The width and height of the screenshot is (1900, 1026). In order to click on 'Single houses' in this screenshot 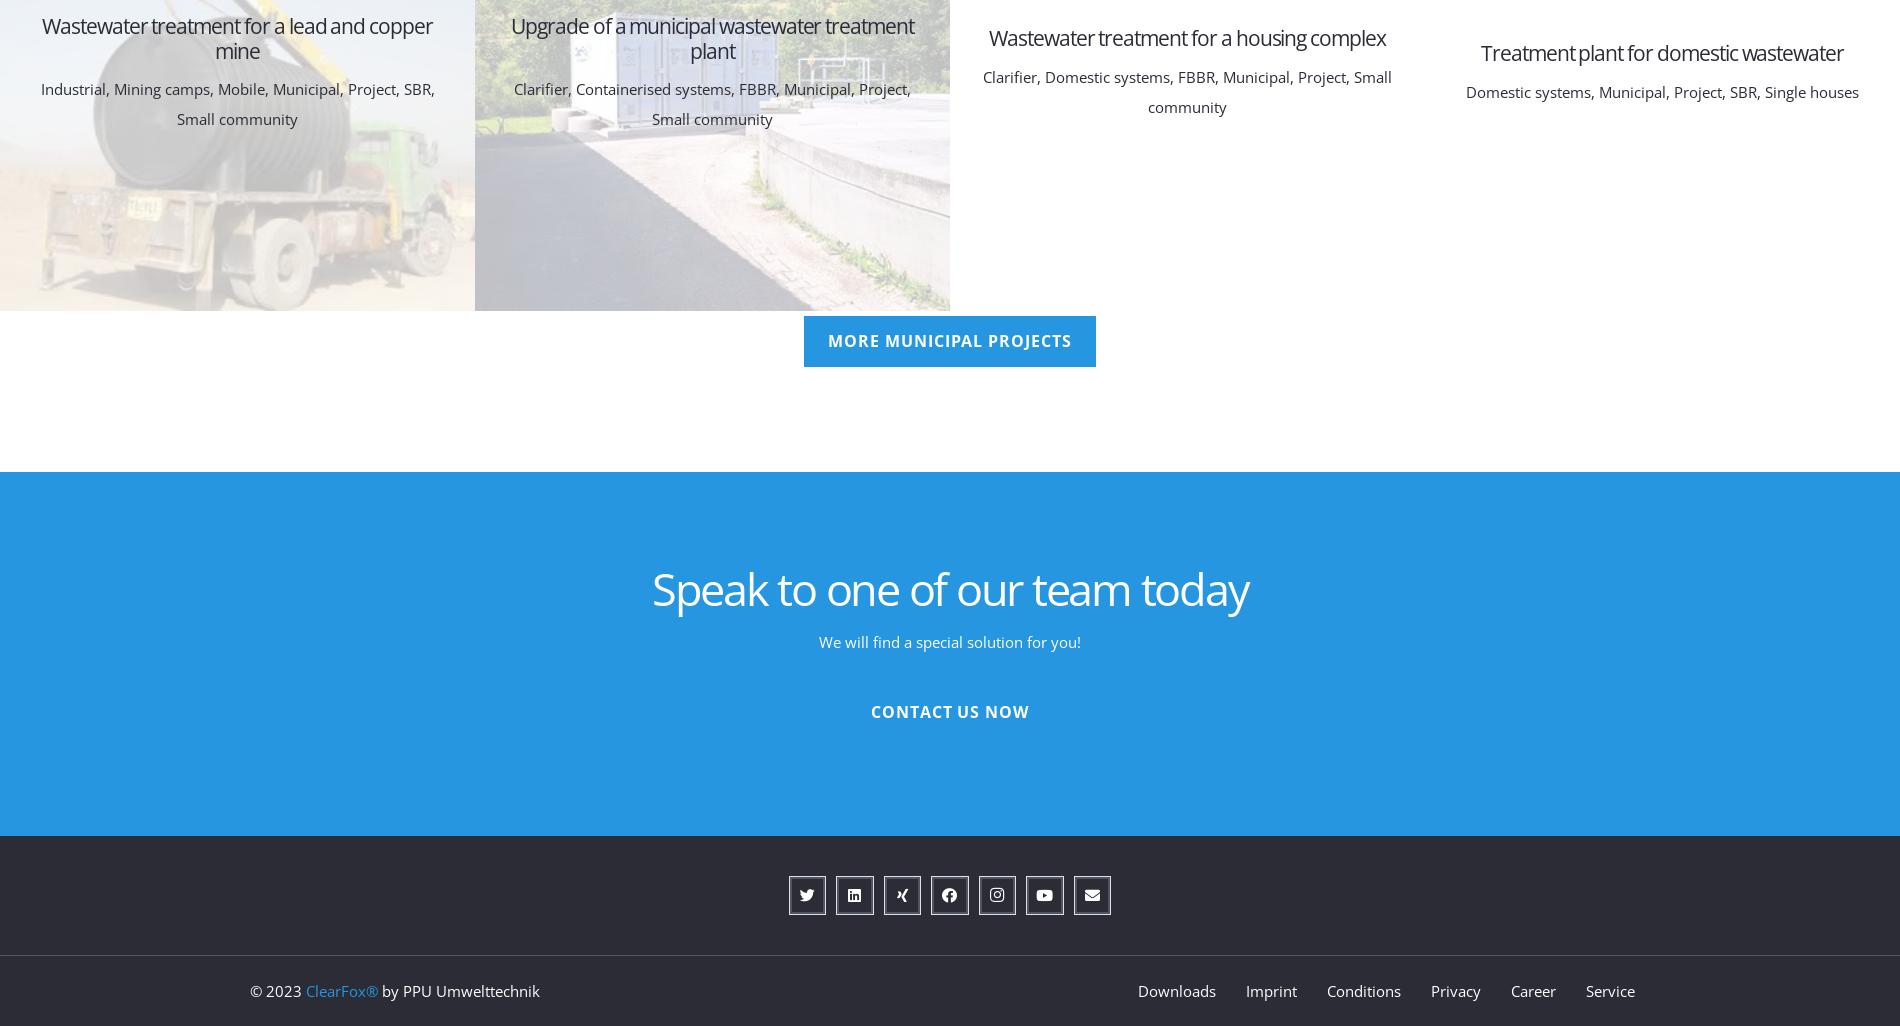, I will do `click(1811, 90)`.